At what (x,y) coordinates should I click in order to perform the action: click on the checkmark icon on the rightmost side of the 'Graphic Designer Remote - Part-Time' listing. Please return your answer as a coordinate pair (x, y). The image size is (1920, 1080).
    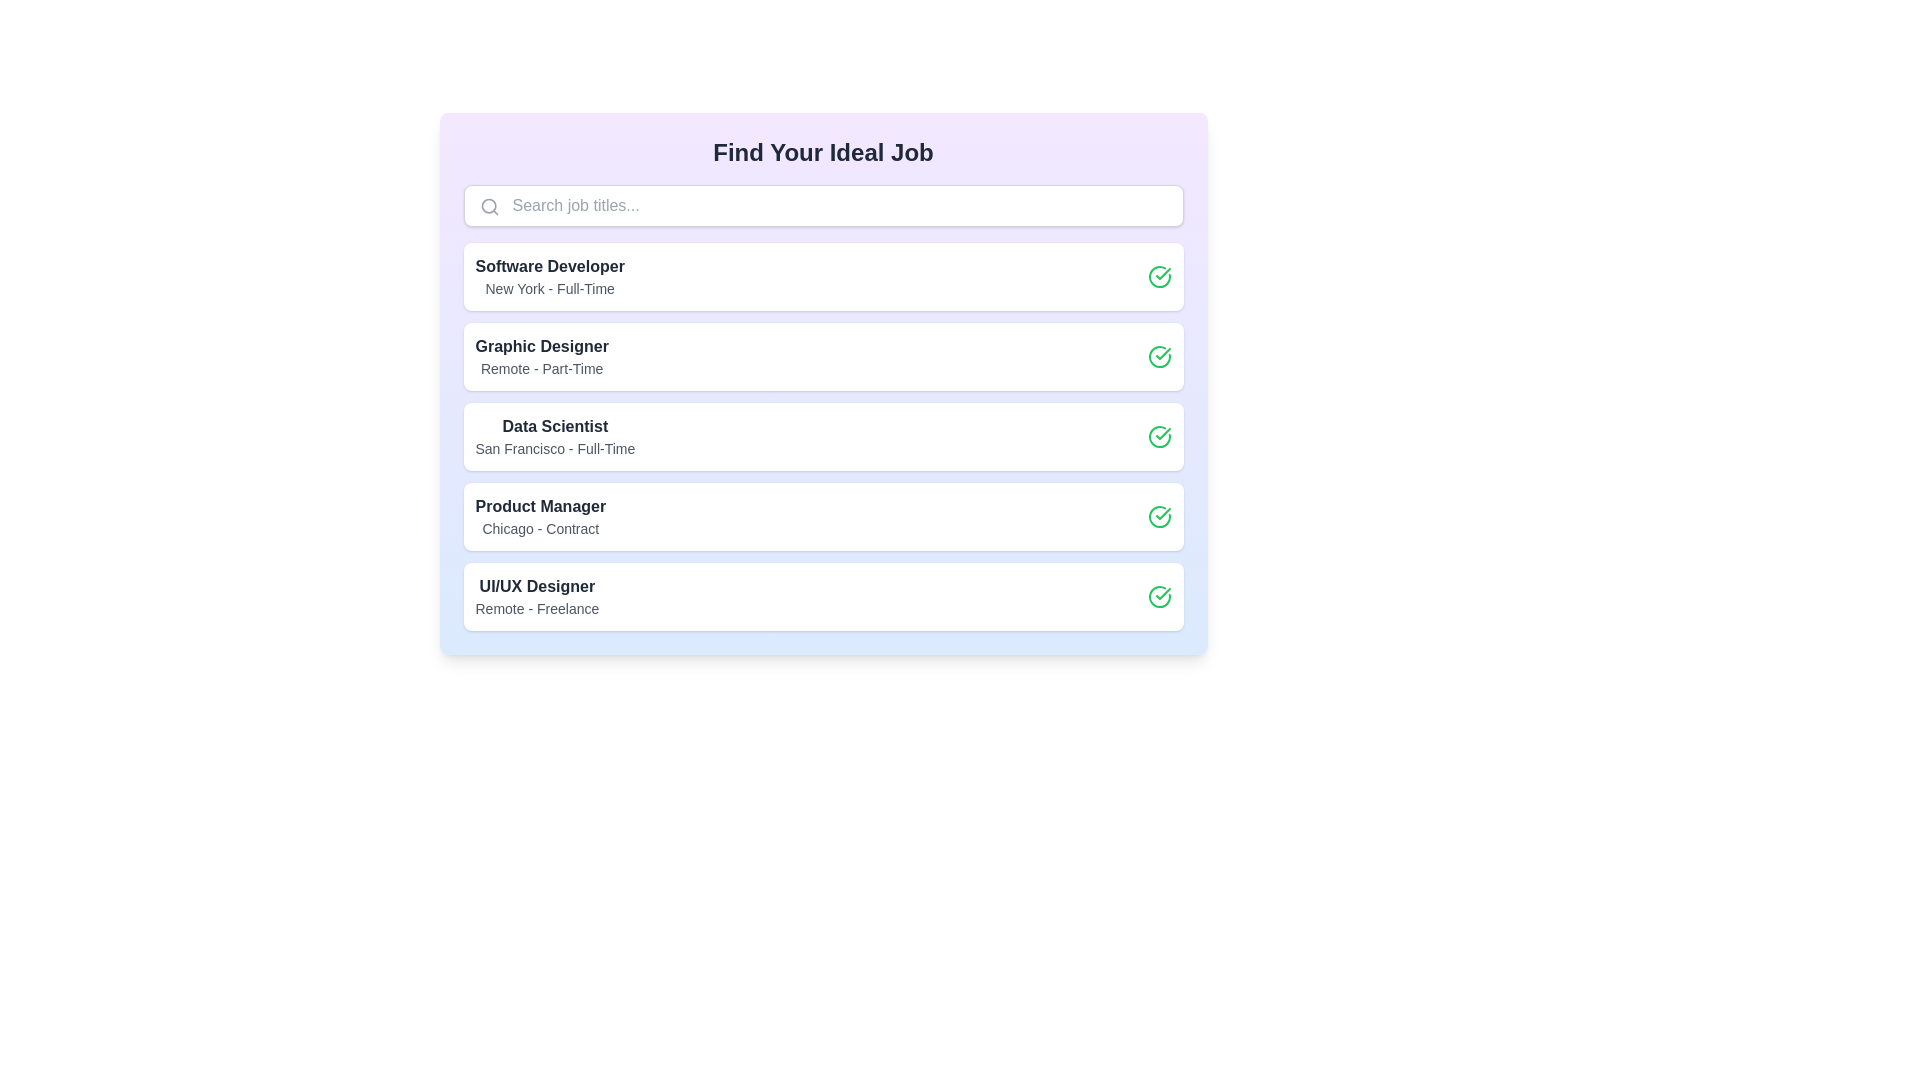
    Looking at the image, I should click on (1159, 356).